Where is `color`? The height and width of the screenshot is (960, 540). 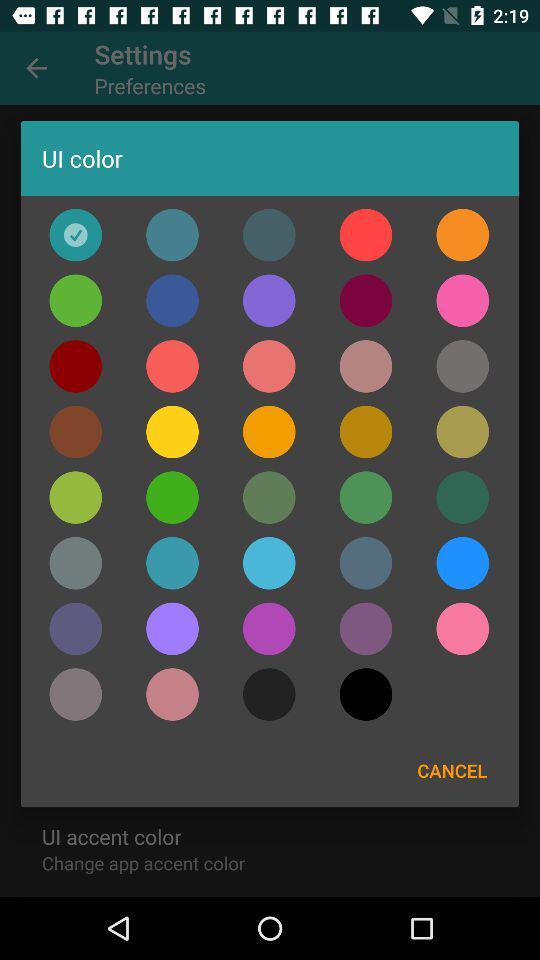 color is located at coordinates (172, 235).